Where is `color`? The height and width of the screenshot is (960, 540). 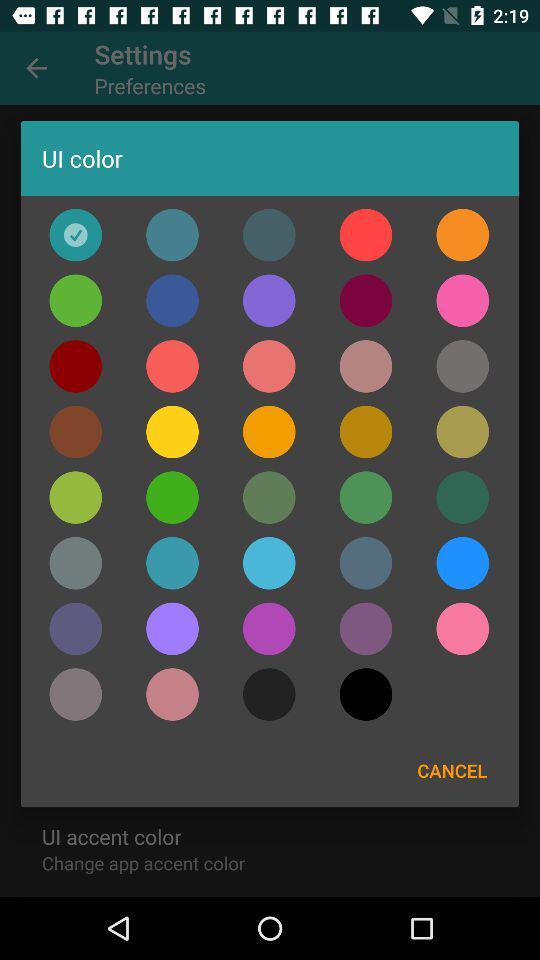 color is located at coordinates (172, 235).